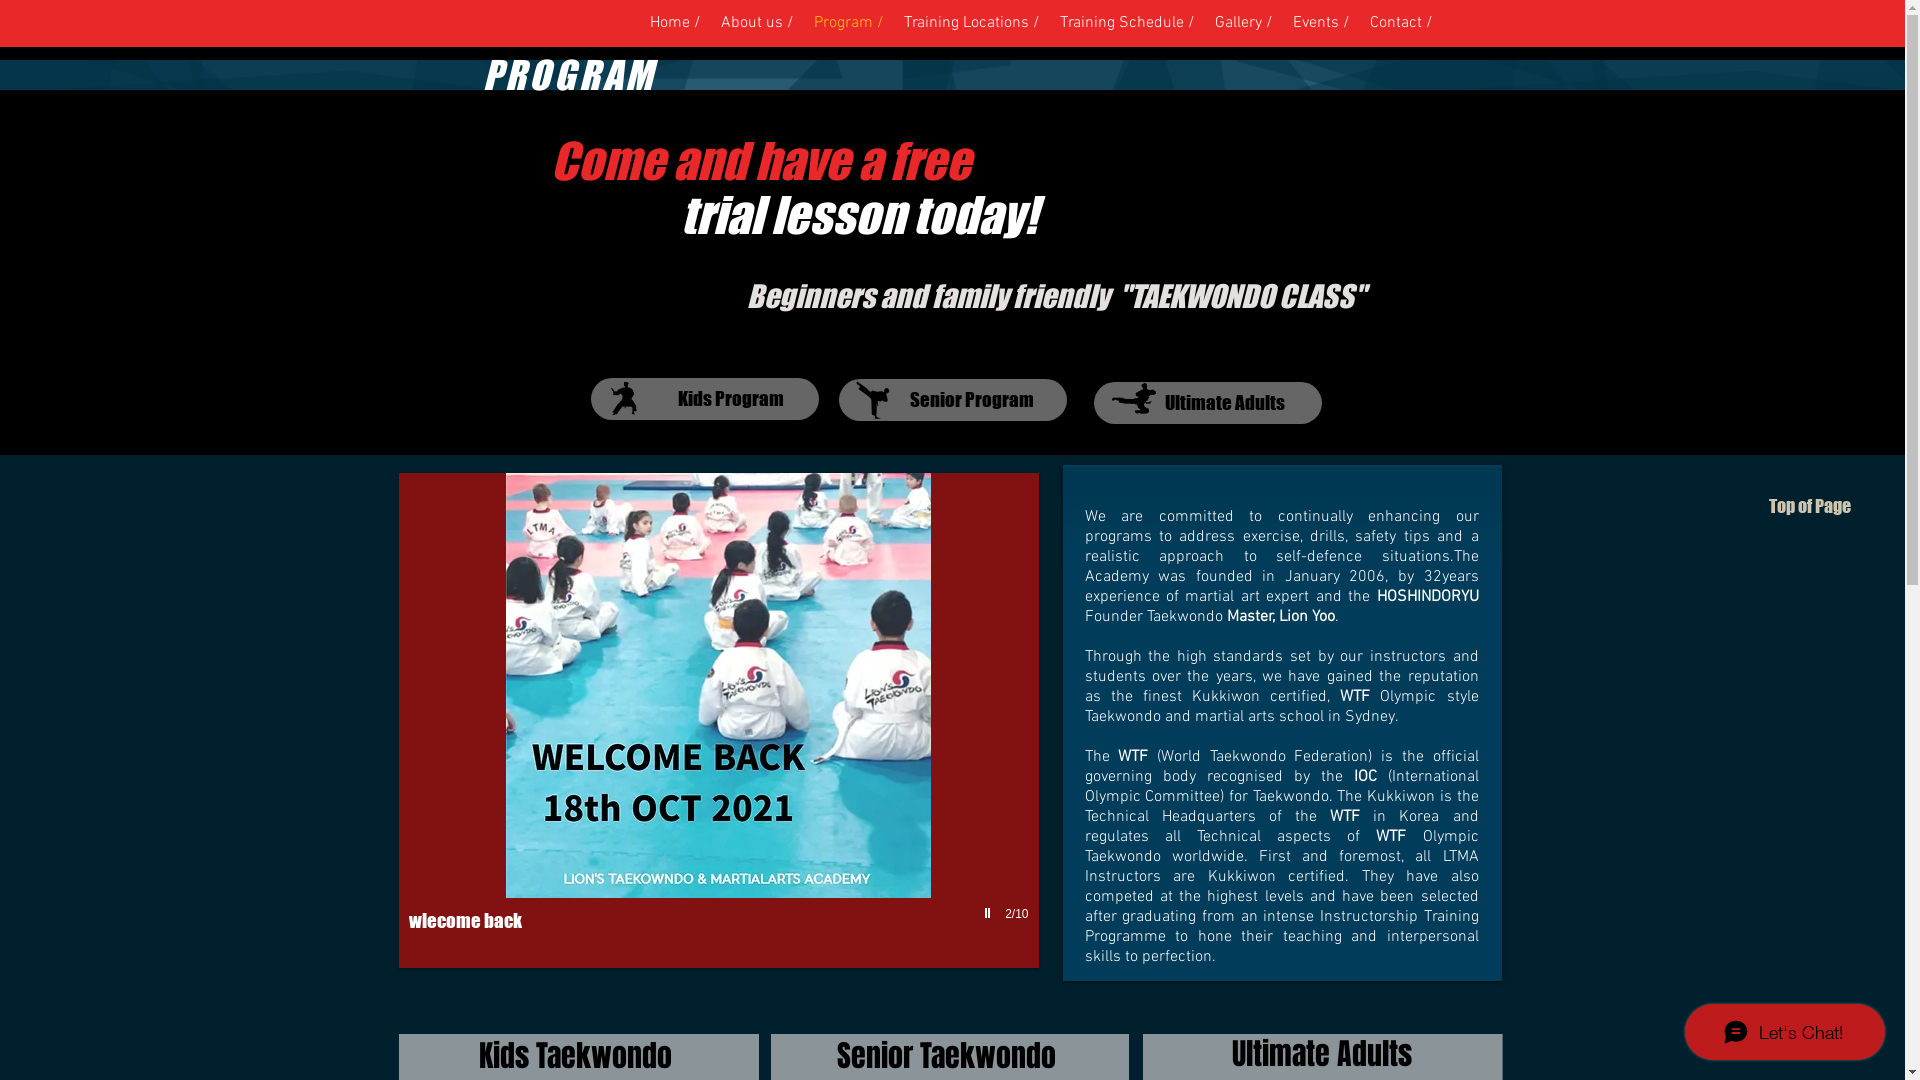 Image resolution: width=1920 pixels, height=1080 pixels. Describe the element at coordinates (1400, 23) in the screenshot. I see `'Contact /'` at that location.